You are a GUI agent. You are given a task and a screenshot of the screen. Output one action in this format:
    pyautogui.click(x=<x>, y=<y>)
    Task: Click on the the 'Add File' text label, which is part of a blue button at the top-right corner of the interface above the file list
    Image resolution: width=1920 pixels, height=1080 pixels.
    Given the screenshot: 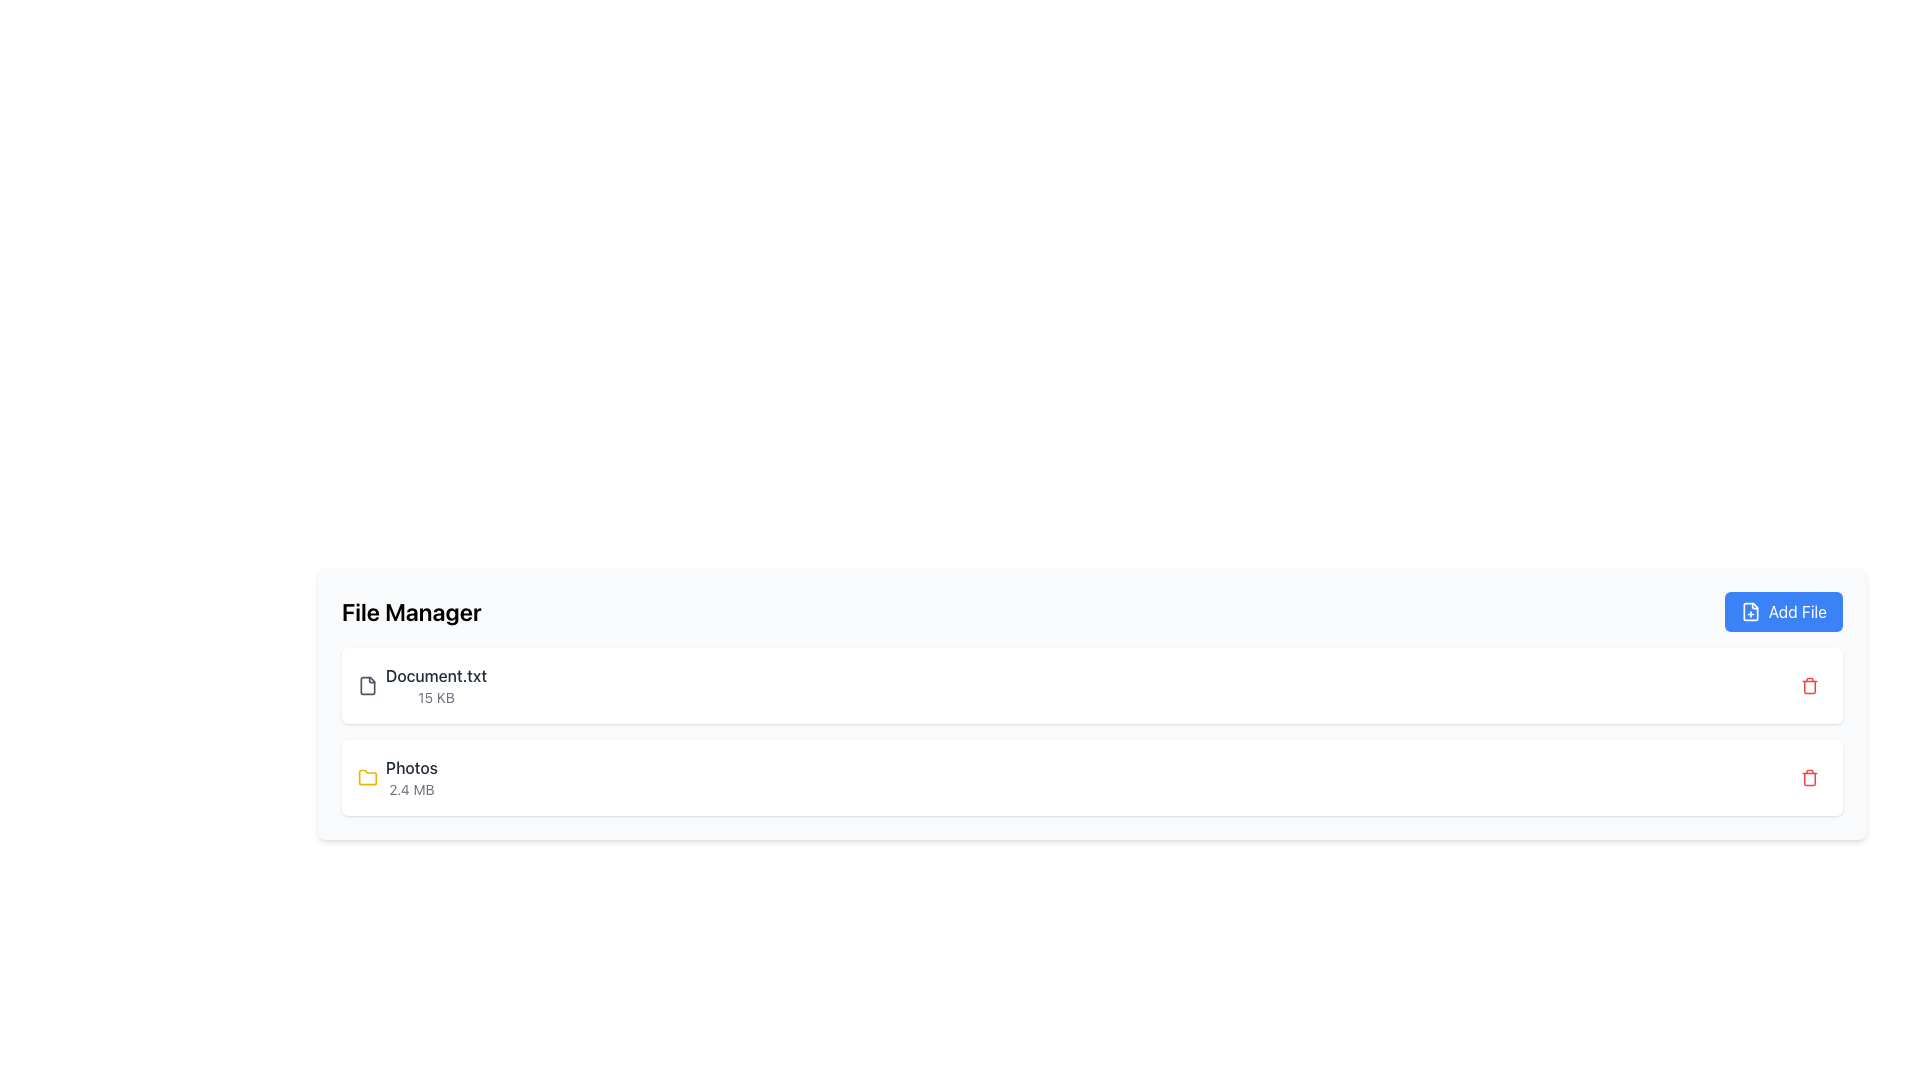 What is the action you would take?
    pyautogui.click(x=1797, y=611)
    